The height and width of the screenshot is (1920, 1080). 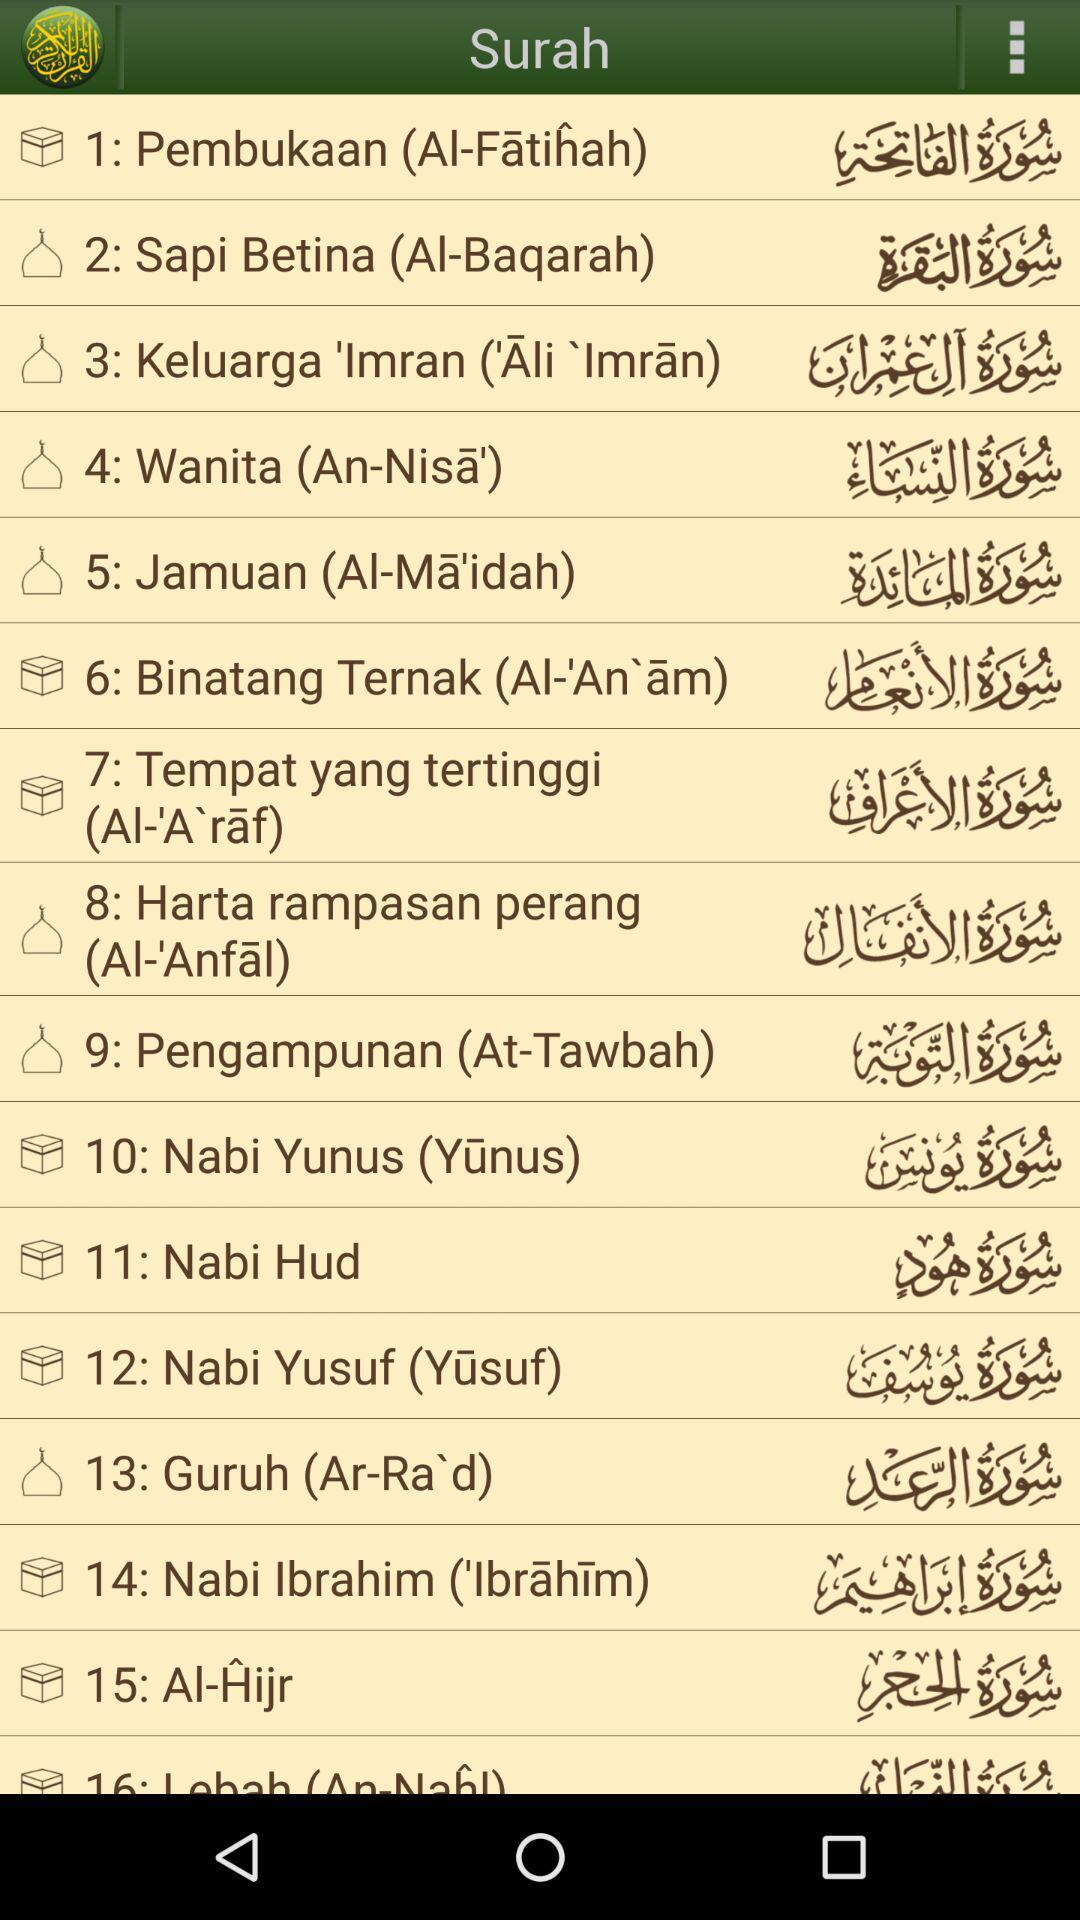 What do you see at coordinates (424, 568) in the screenshot?
I see `5 jamuan al` at bounding box center [424, 568].